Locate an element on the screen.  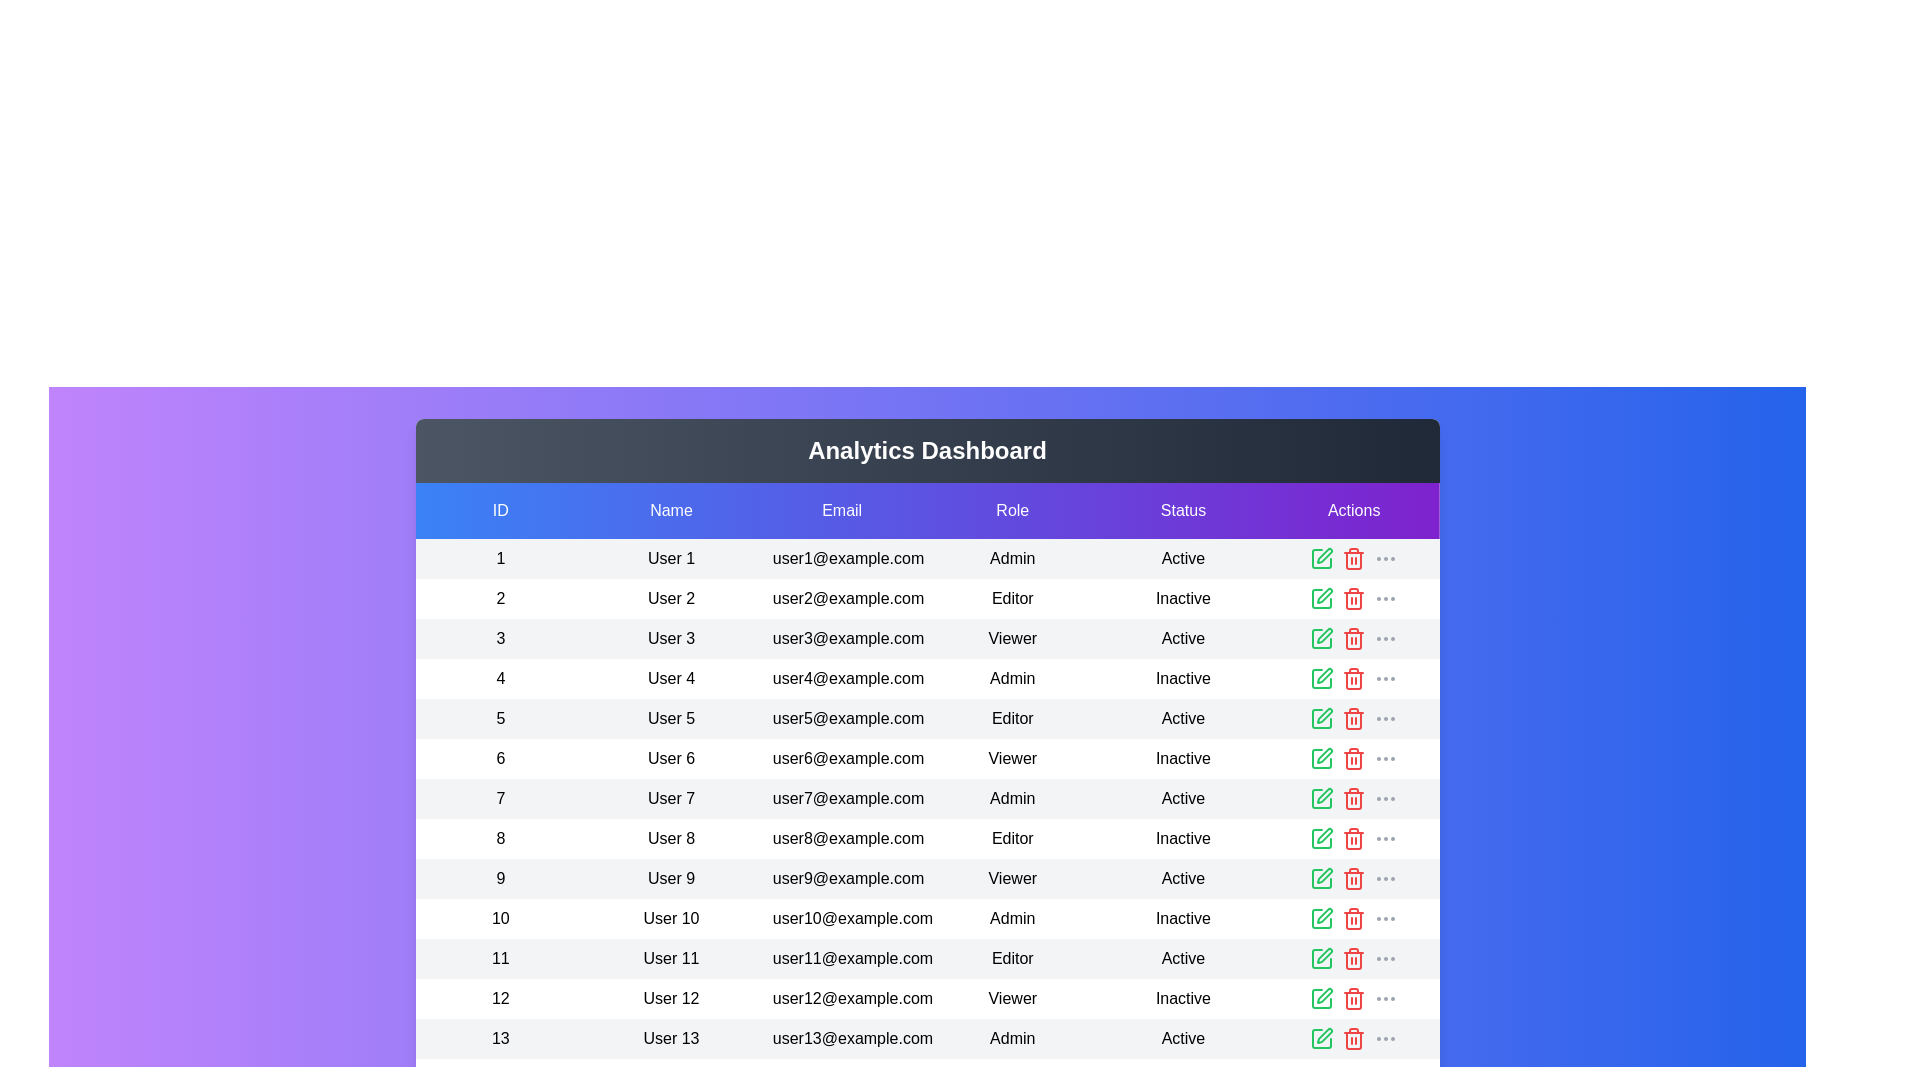
the header of the column labeled 'Name' to sort the table by that column is located at coordinates (671, 509).